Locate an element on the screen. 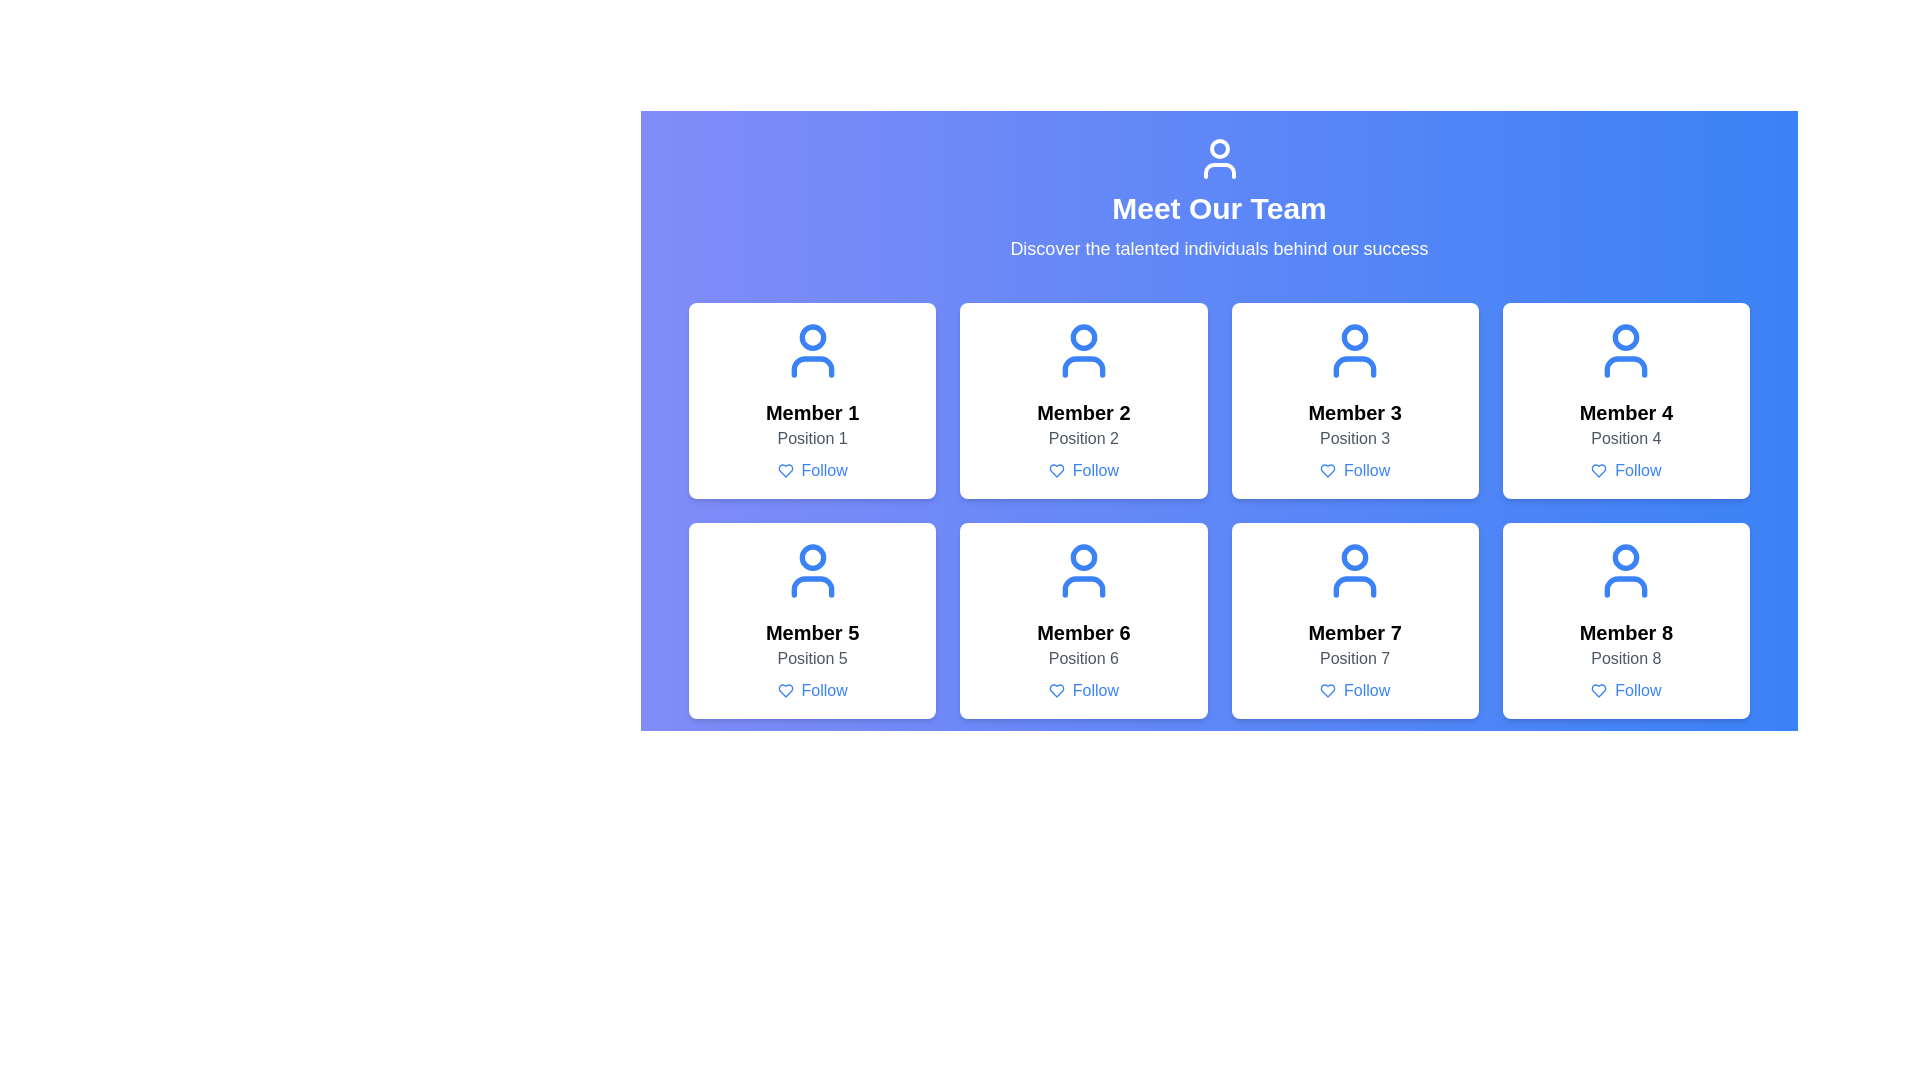 This screenshot has height=1080, width=1920. the text label displaying 'Position 5', which is styled in gray and located below the 'Member 5' title and above the 'Follow' button is located at coordinates (812, 659).